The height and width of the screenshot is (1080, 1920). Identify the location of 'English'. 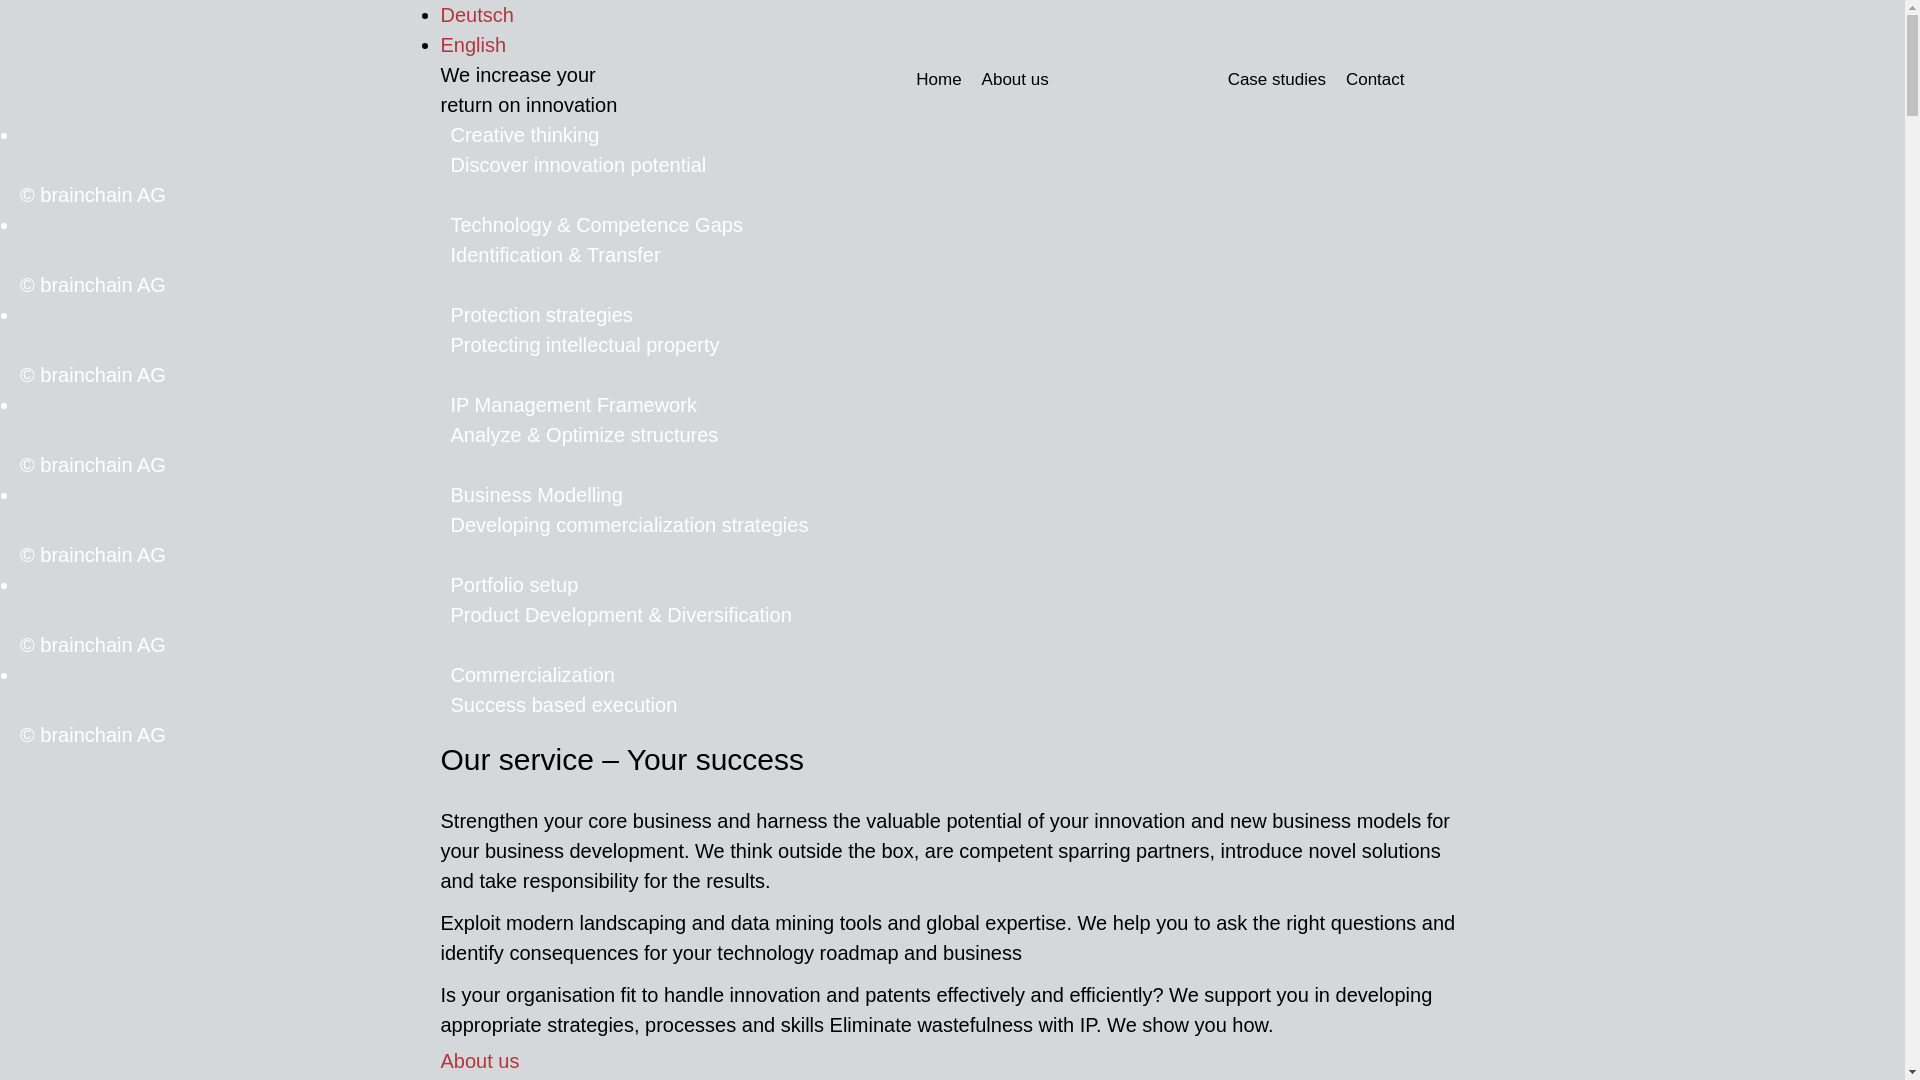
(472, 45).